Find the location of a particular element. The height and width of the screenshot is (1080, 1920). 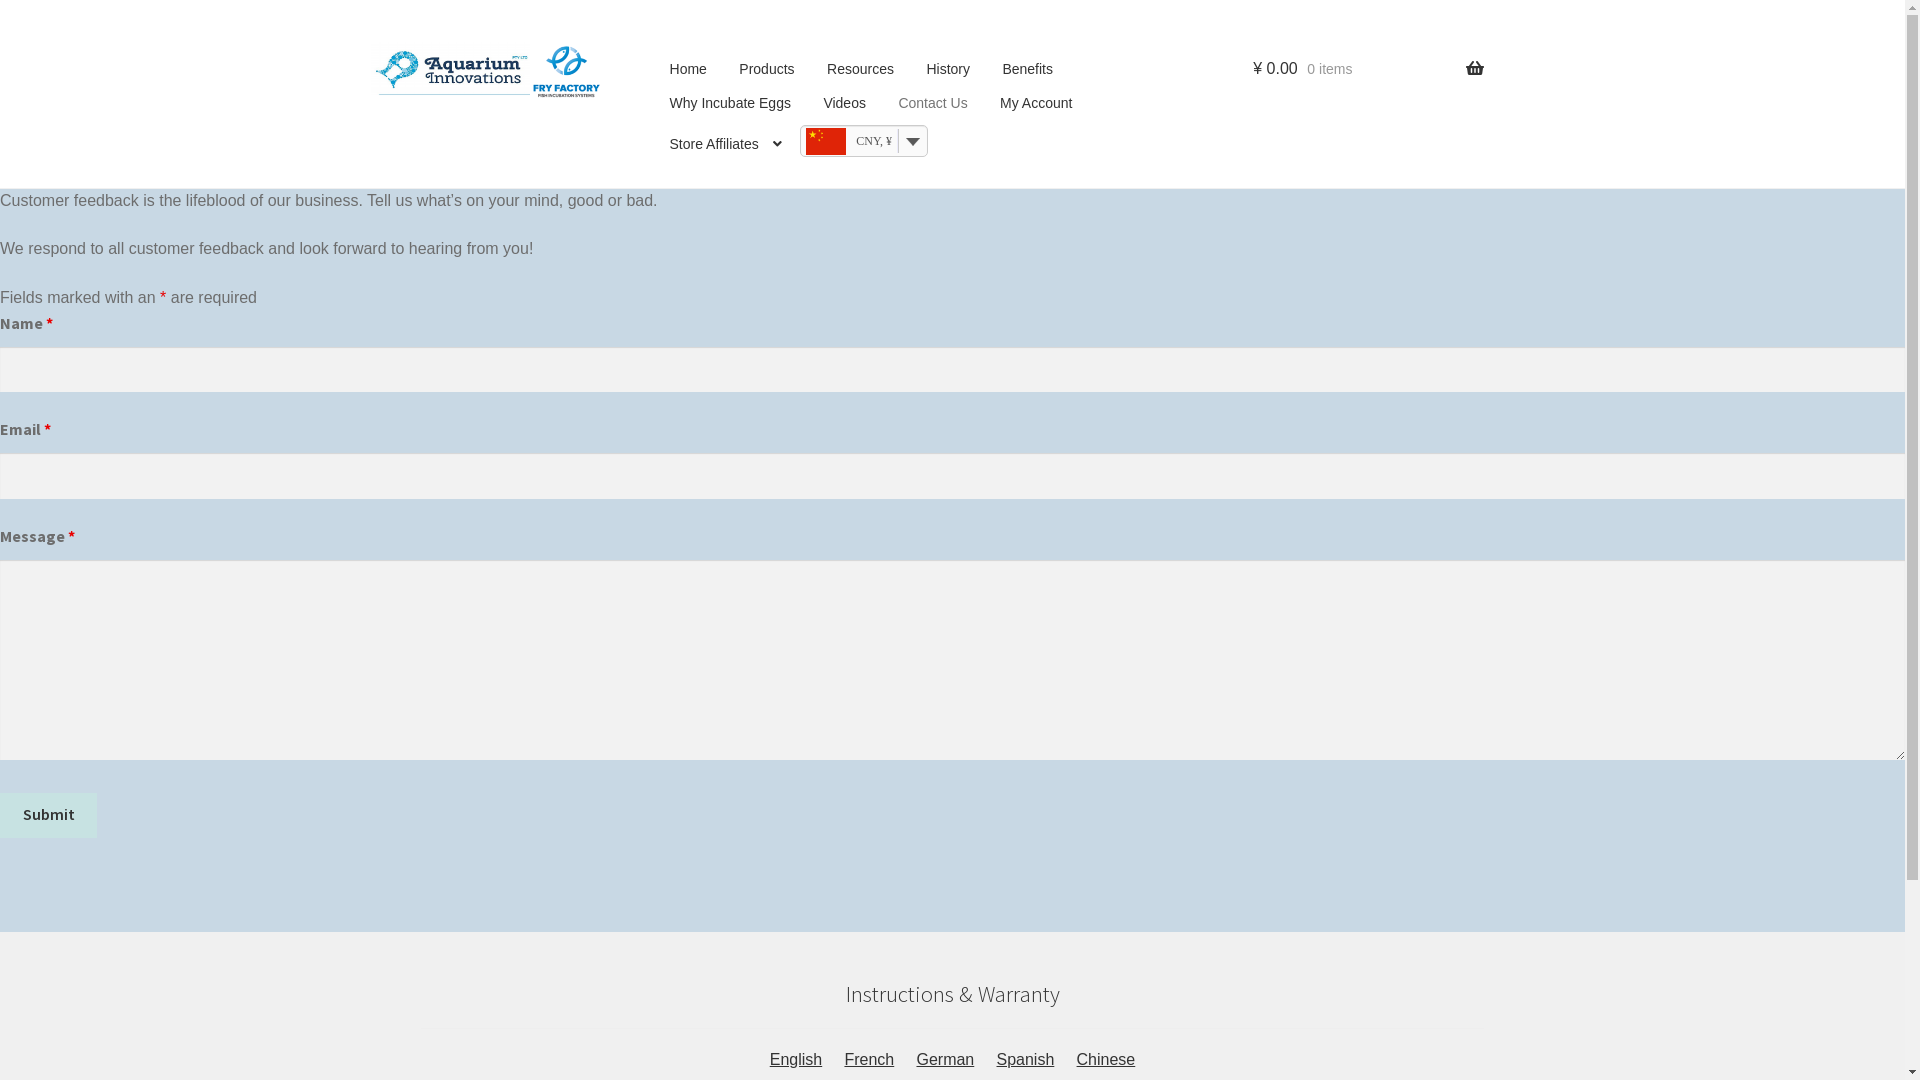

'Why Incubate Eggs' is located at coordinates (729, 108).